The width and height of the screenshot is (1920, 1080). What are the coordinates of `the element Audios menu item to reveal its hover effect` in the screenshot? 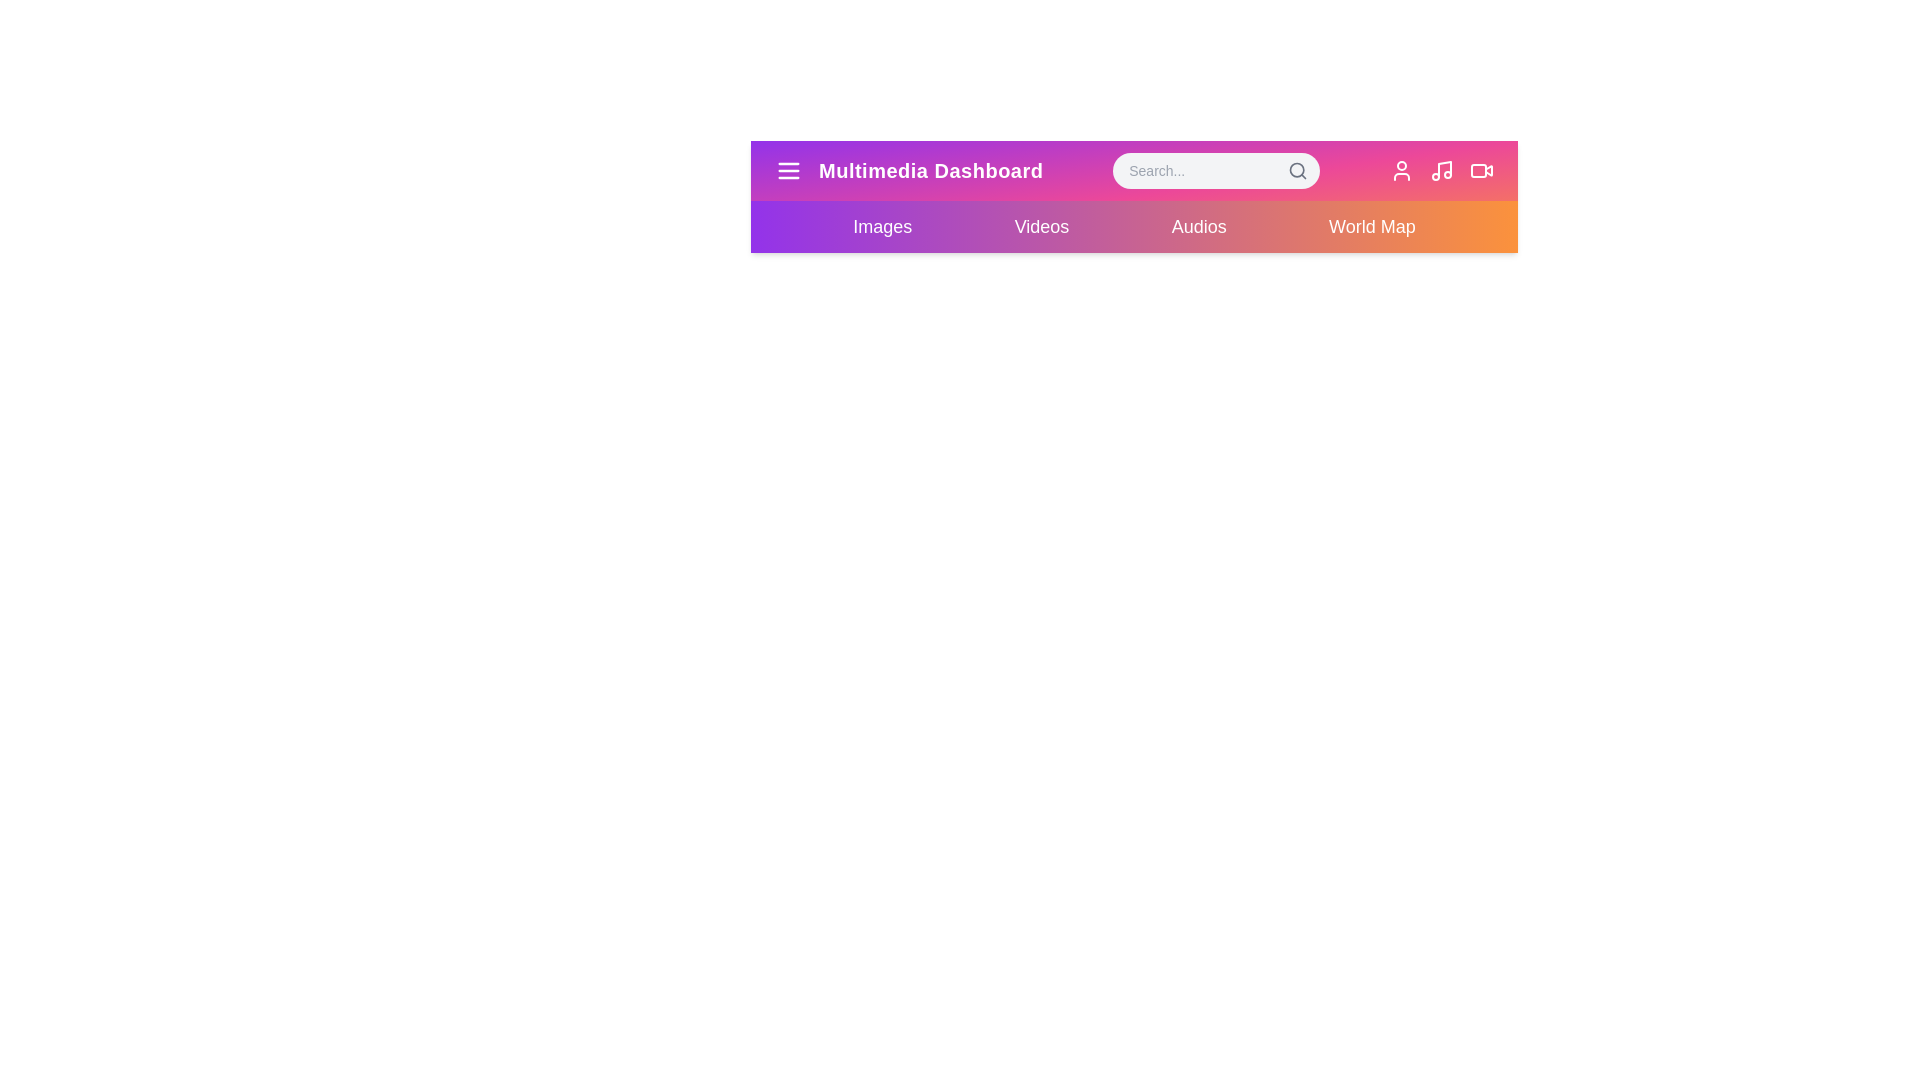 It's located at (1199, 226).